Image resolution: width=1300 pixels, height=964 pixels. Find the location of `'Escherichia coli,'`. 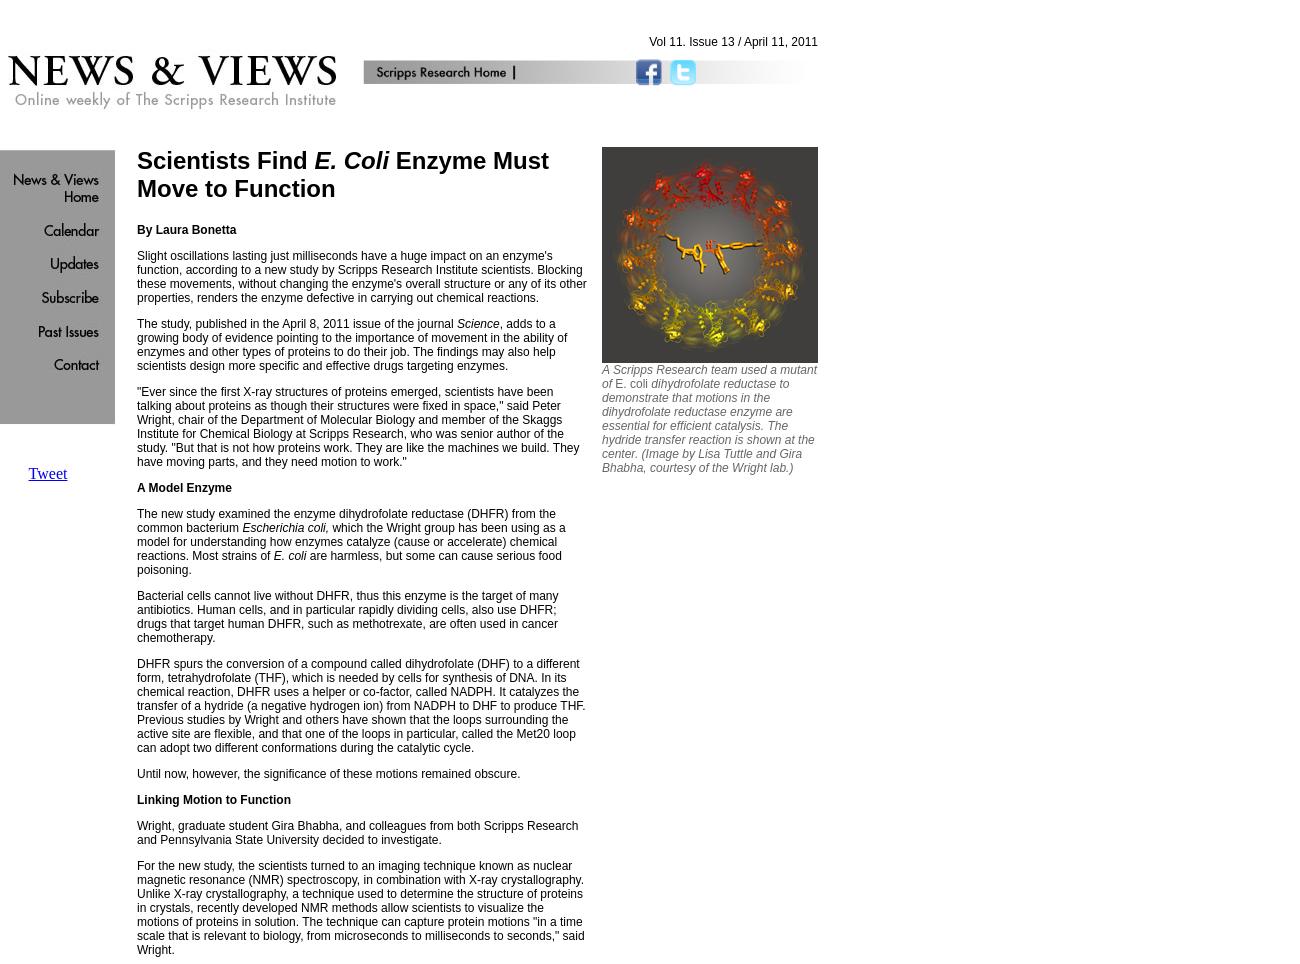

'Escherichia coli,' is located at coordinates (285, 527).